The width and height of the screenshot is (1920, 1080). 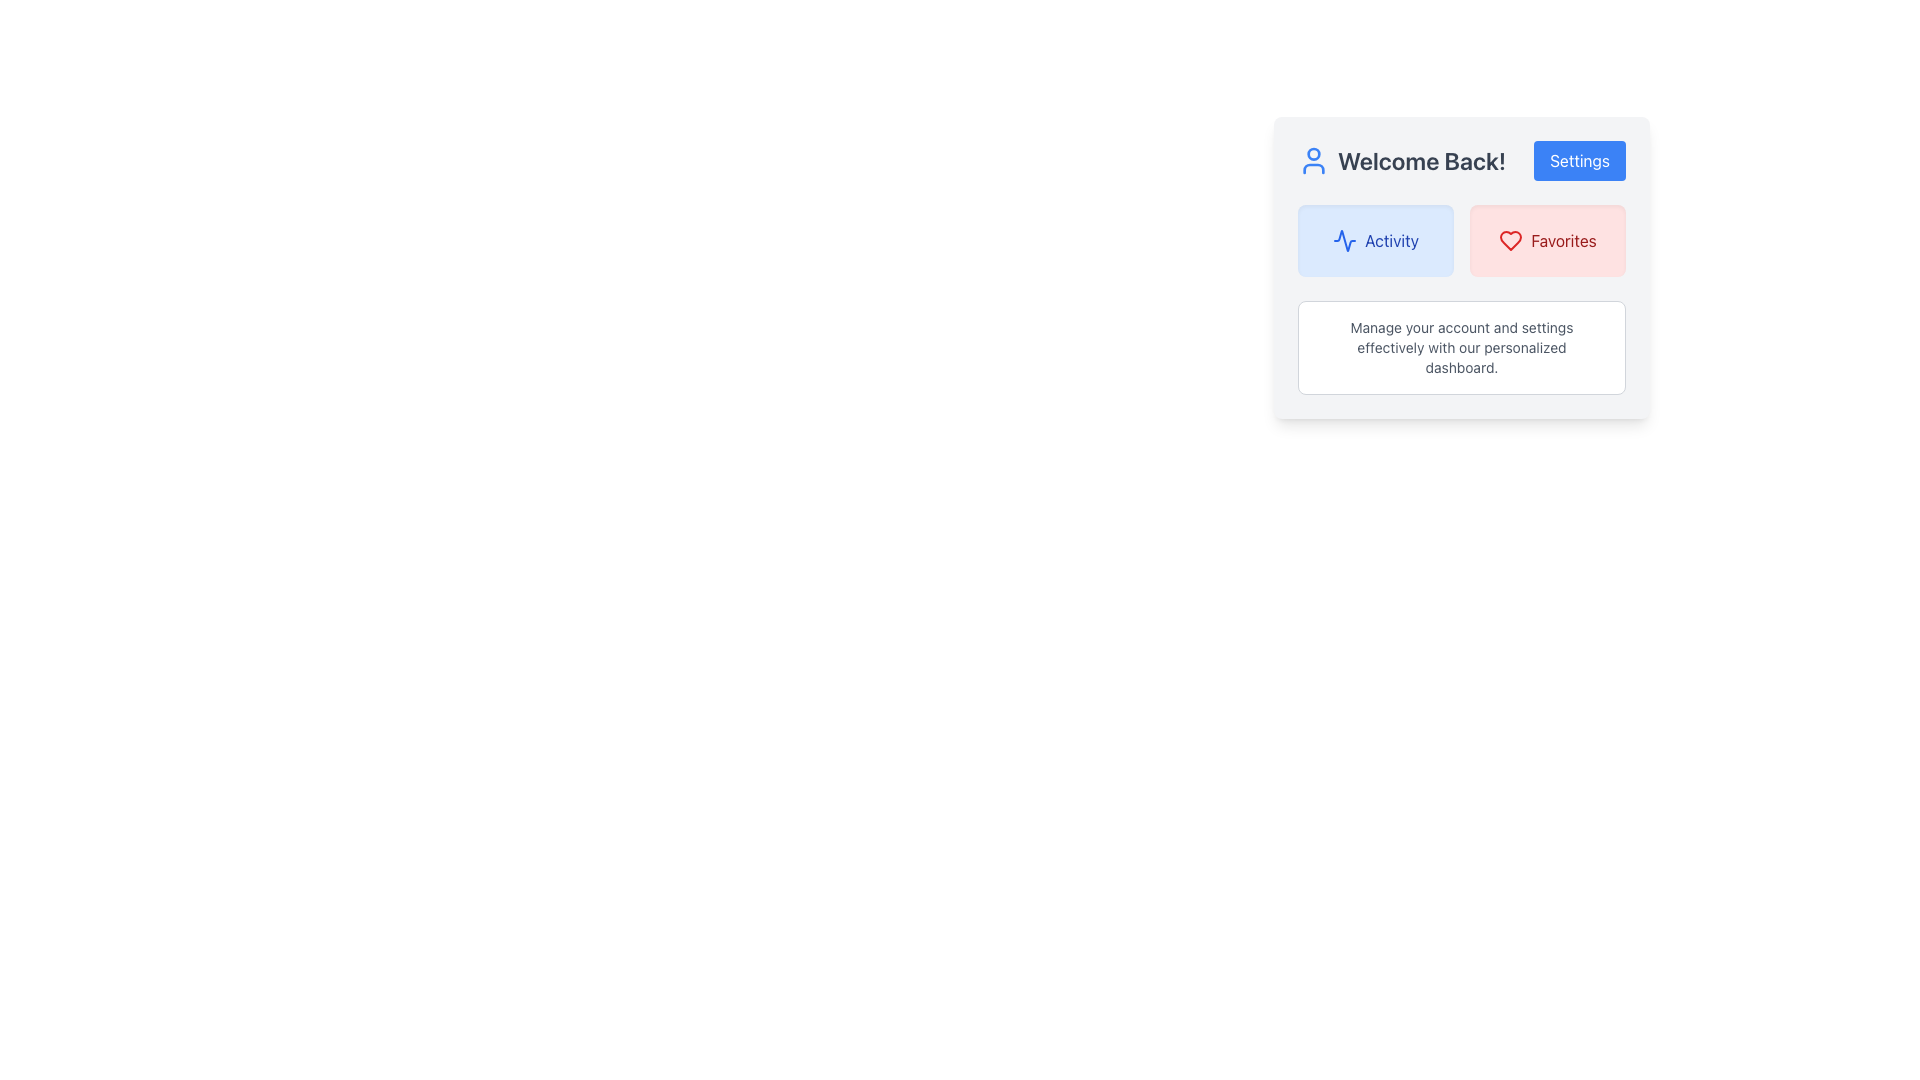 What do you see at coordinates (1314, 153) in the screenshot?
I see `the decorative circle graphic element that is part of the user profile icon, positioned above the 'Welcome Back!' text in the top-left corner of the card layout` at bounding box center [1314, 153].